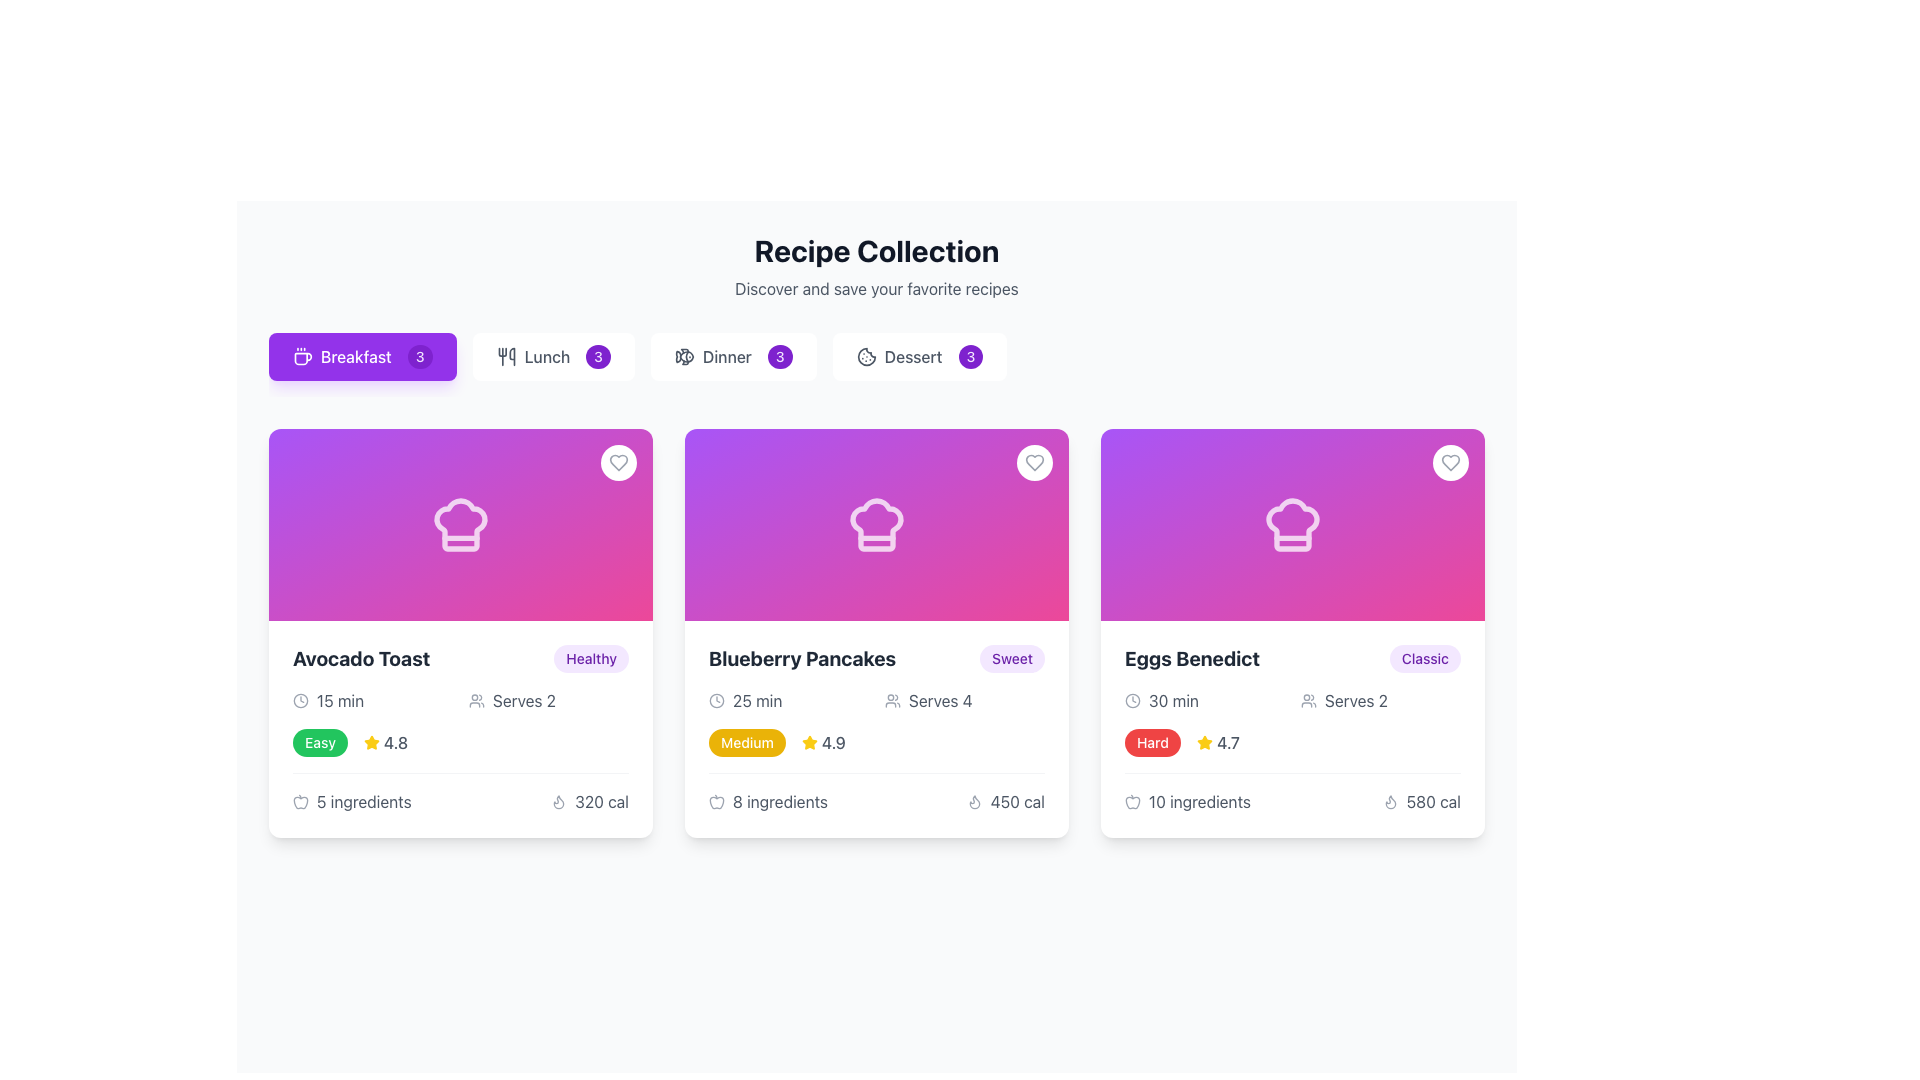 The height and width of the screenshot is (1080, 1920). Describe the element at coordinates (877, 289) in the screenshot. I see `the text element that reads 'Discover and save your favorite recipes', which is styled with a gray color and located beneath the 'Recipe Collection' heading` at that location.